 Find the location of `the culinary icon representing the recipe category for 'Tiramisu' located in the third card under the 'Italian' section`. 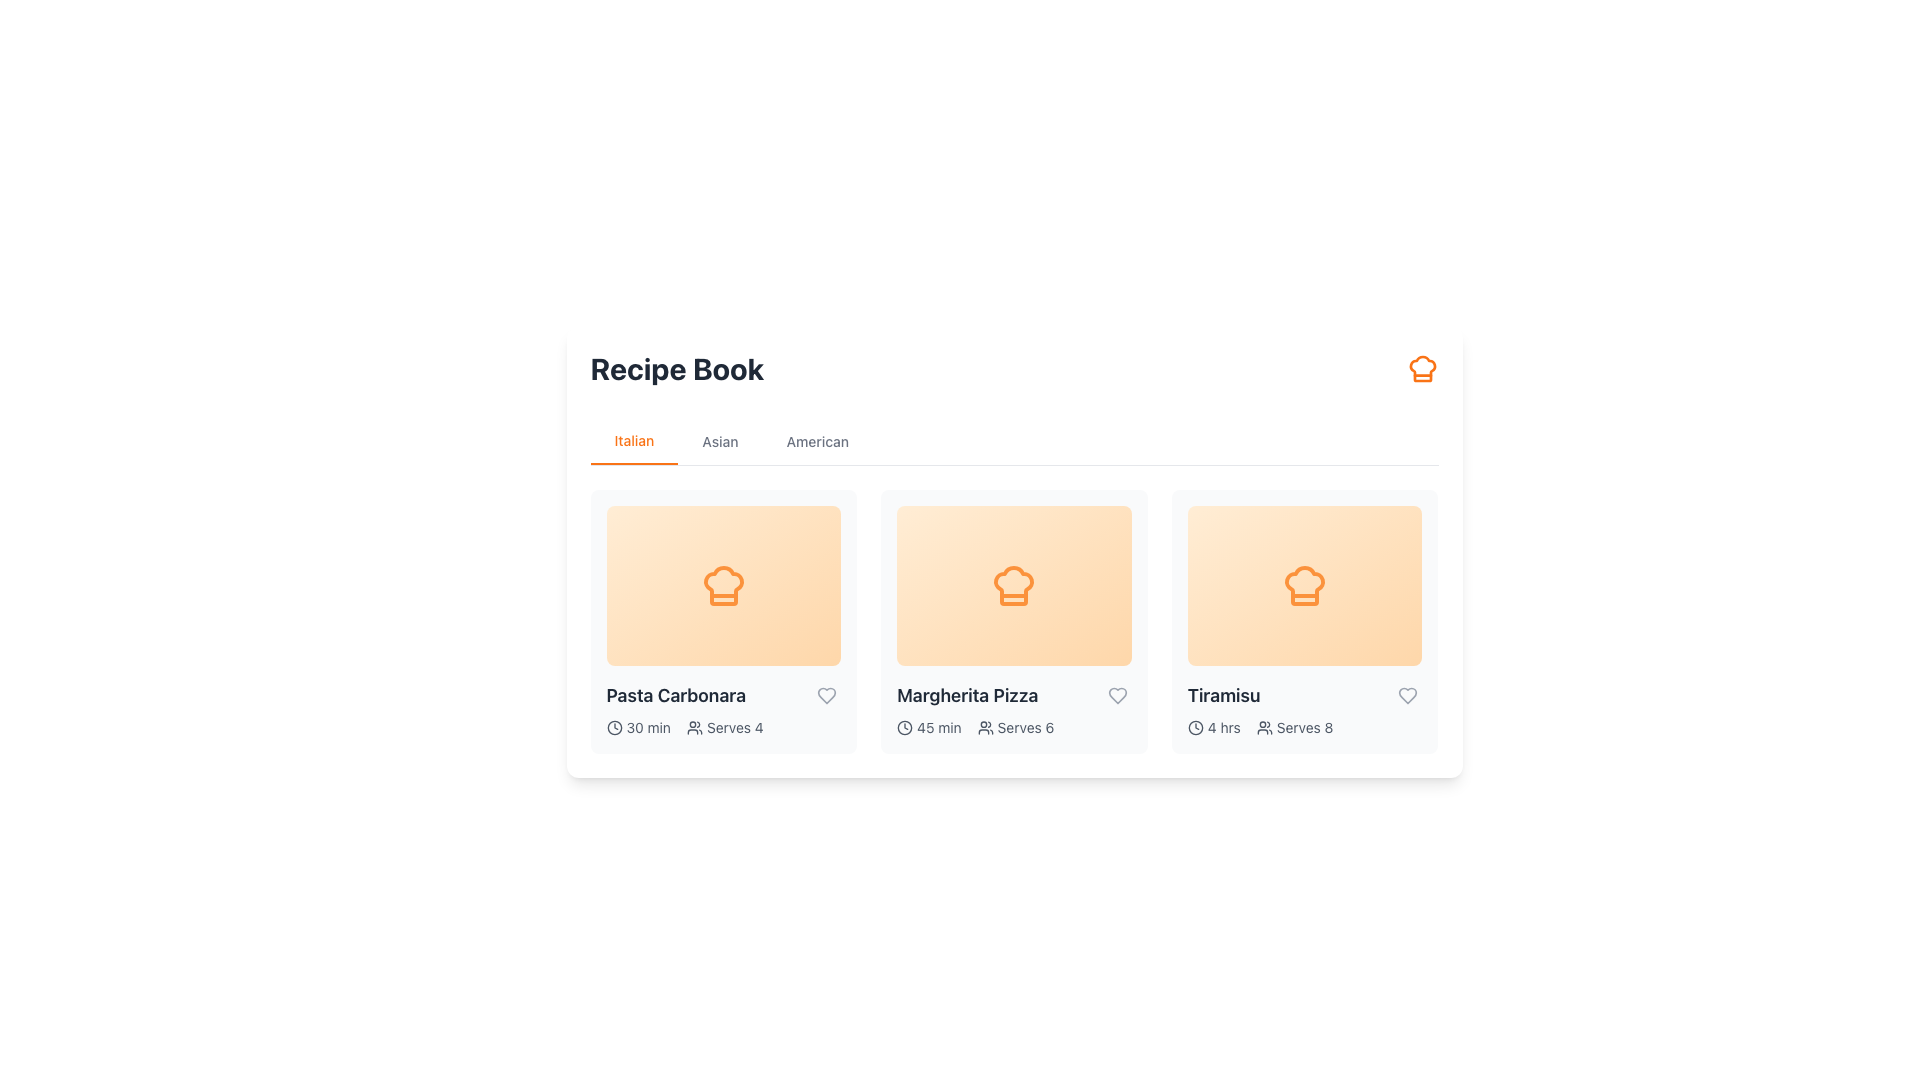

the culinary icon representing the recipe category for 'Tiramisu' located in the third card under the 'Italian' section is located at coordinates (1305, 585).